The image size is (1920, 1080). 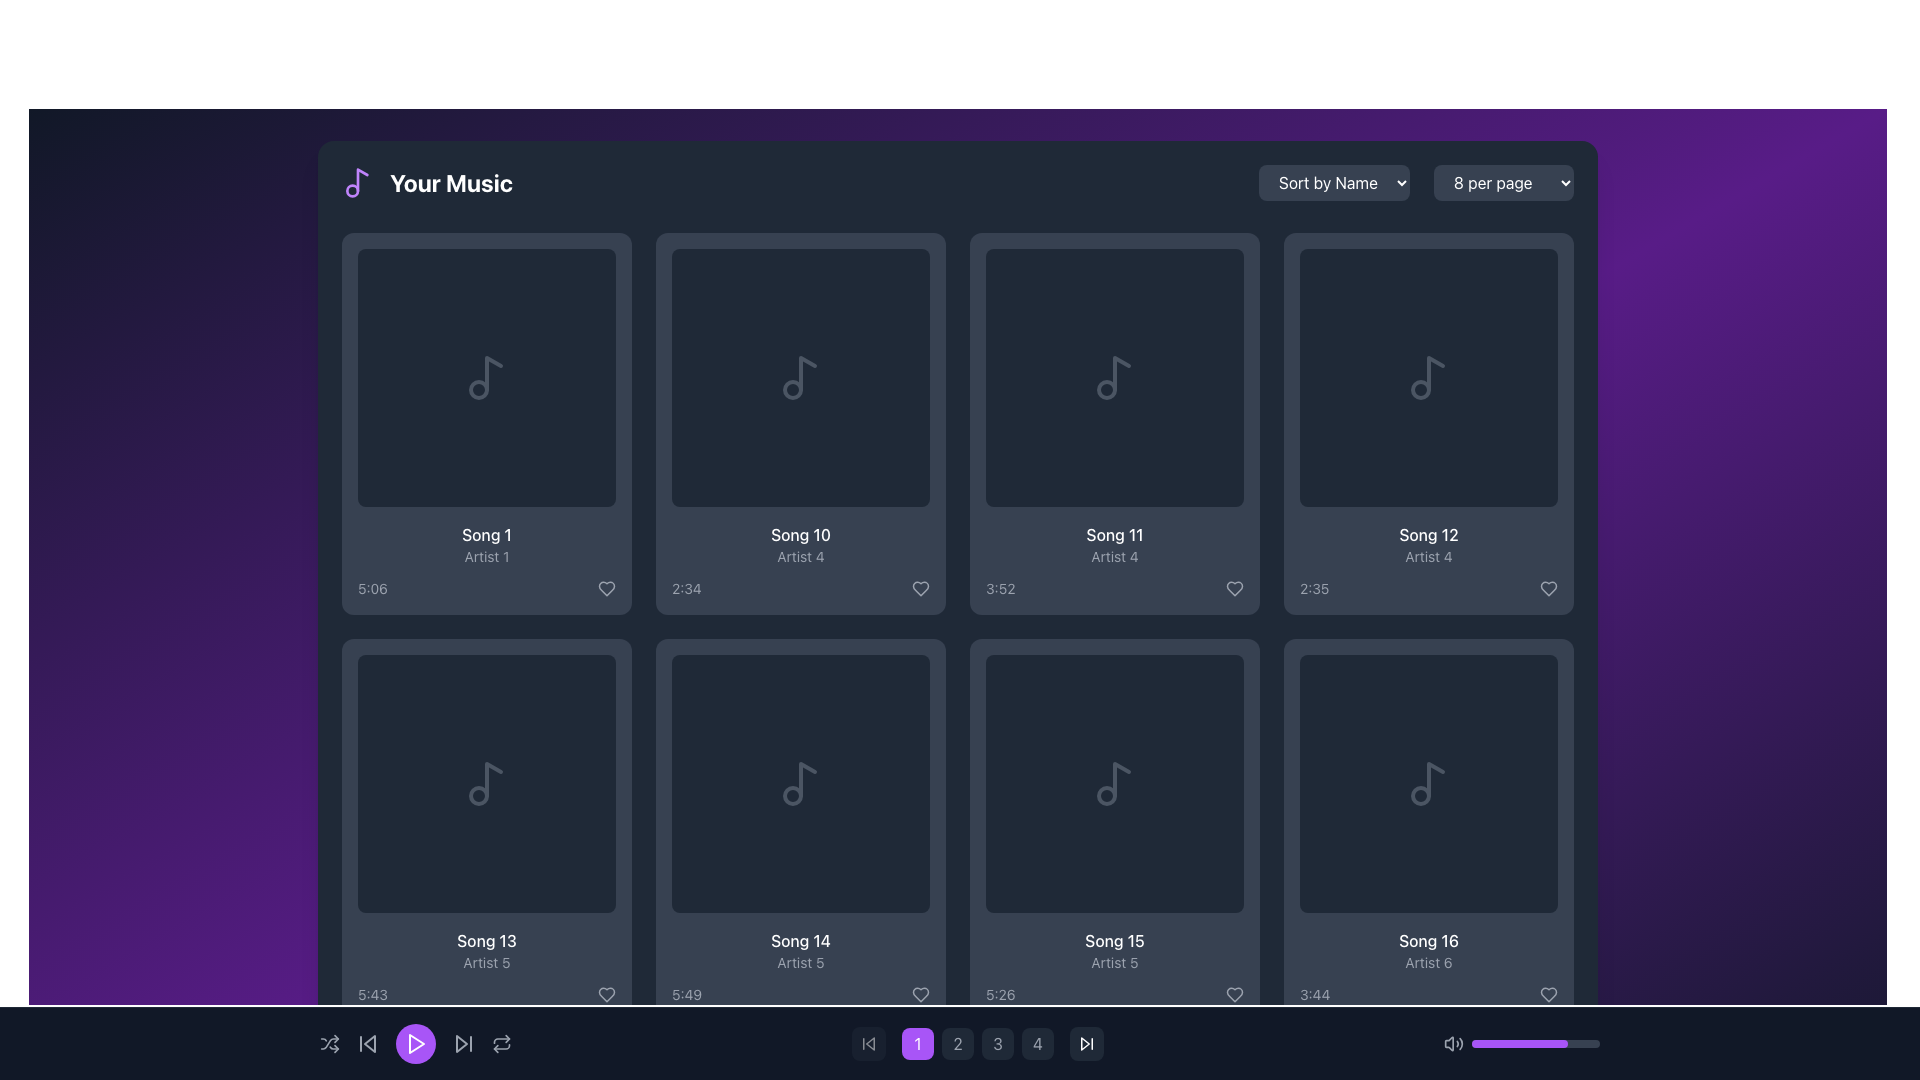 What do you see at coordinates (486, 423) in the screenshot?
I see `the Music tile card located in the top-left corner of the grid` at bounding box center [486, 423].